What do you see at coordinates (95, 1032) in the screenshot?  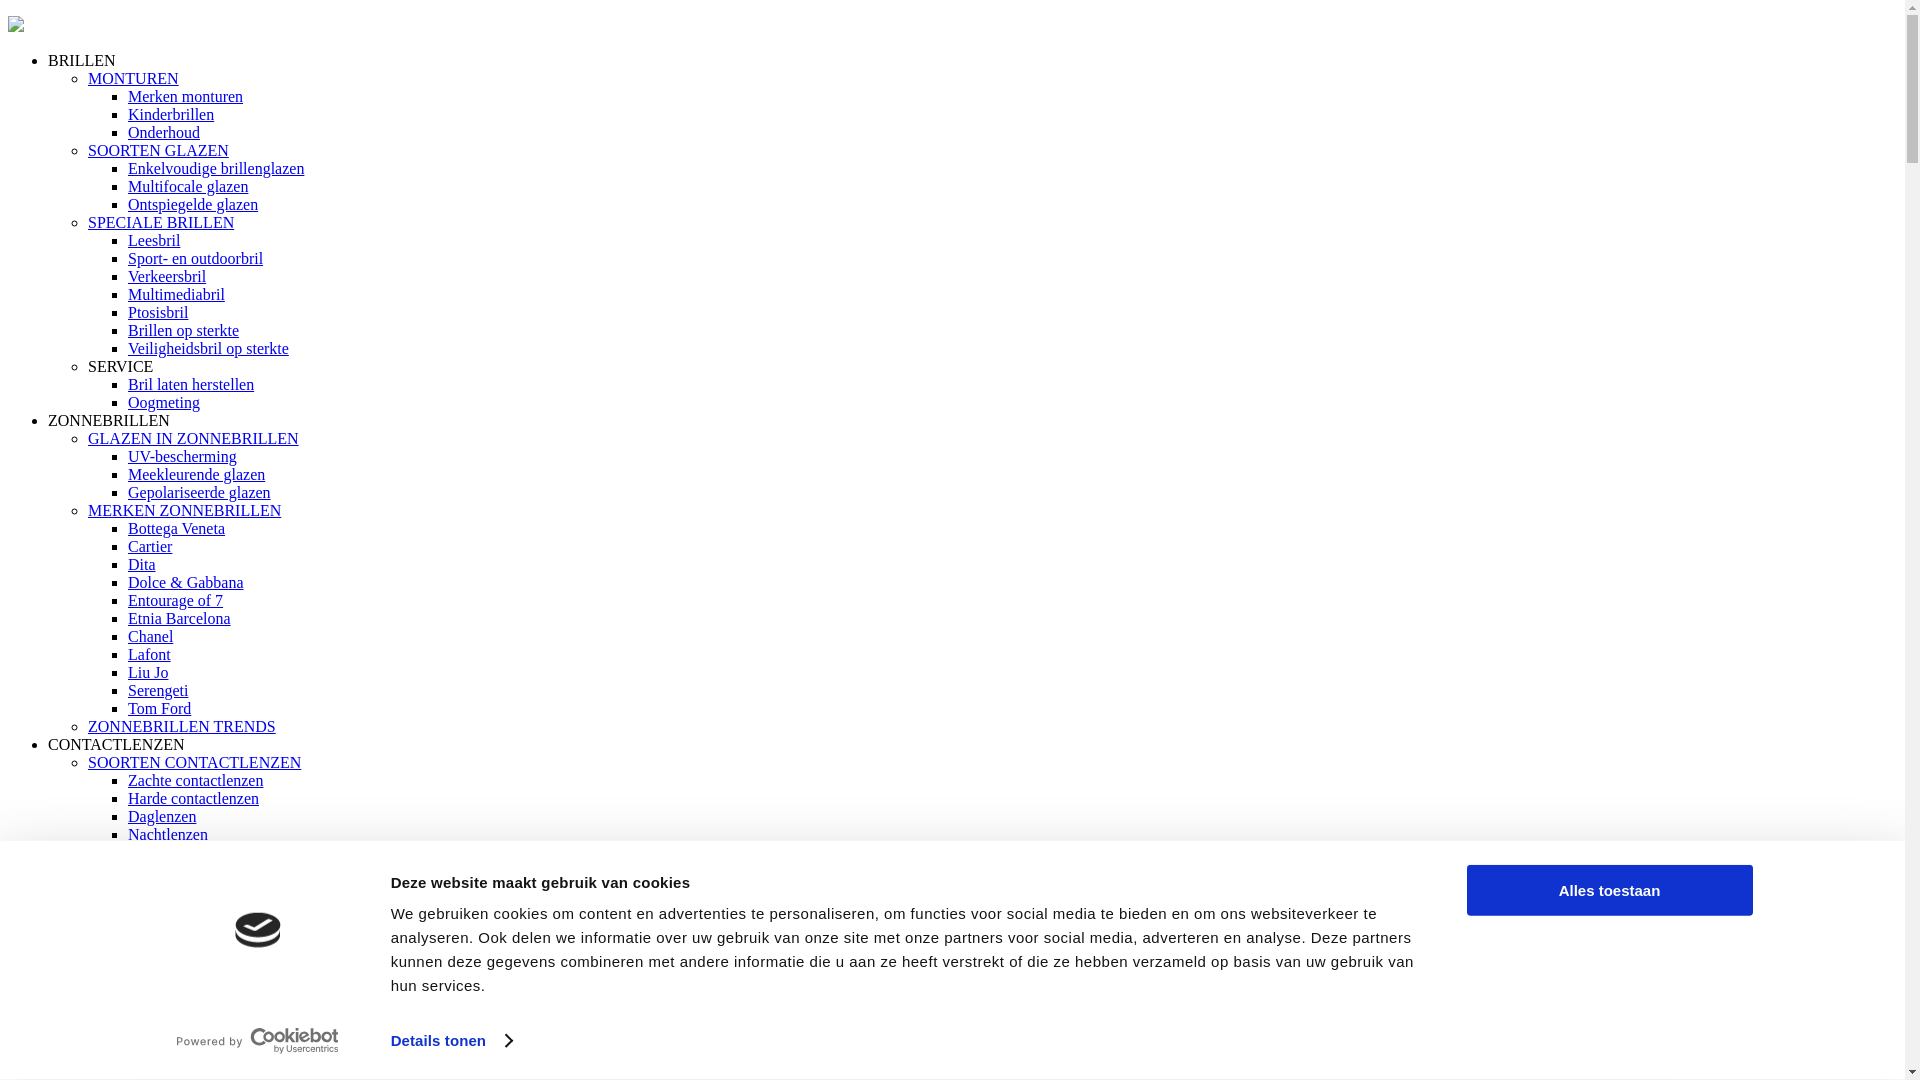 I see `'OOGMETING'` at bounding box center [95, 1032].